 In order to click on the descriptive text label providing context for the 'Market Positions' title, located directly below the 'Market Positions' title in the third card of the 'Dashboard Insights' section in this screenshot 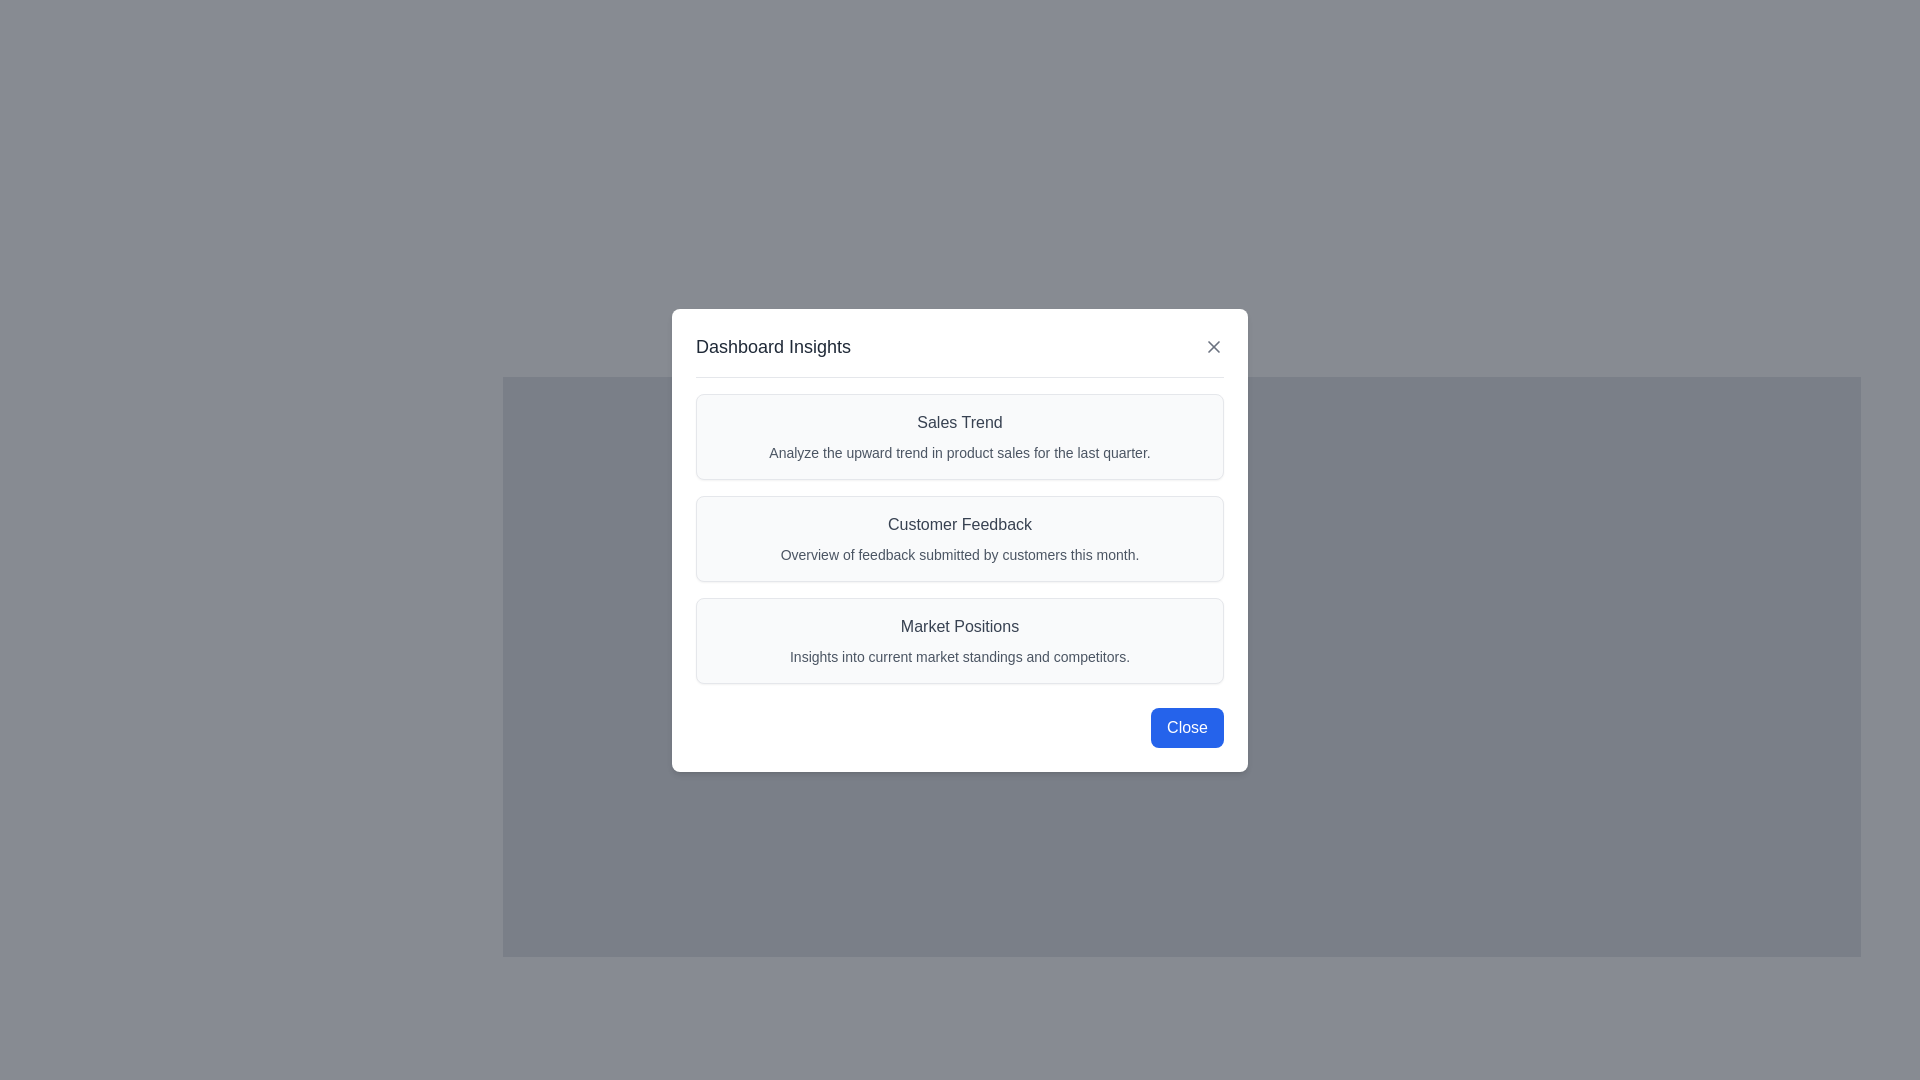, I will do `click(960, 656)`.